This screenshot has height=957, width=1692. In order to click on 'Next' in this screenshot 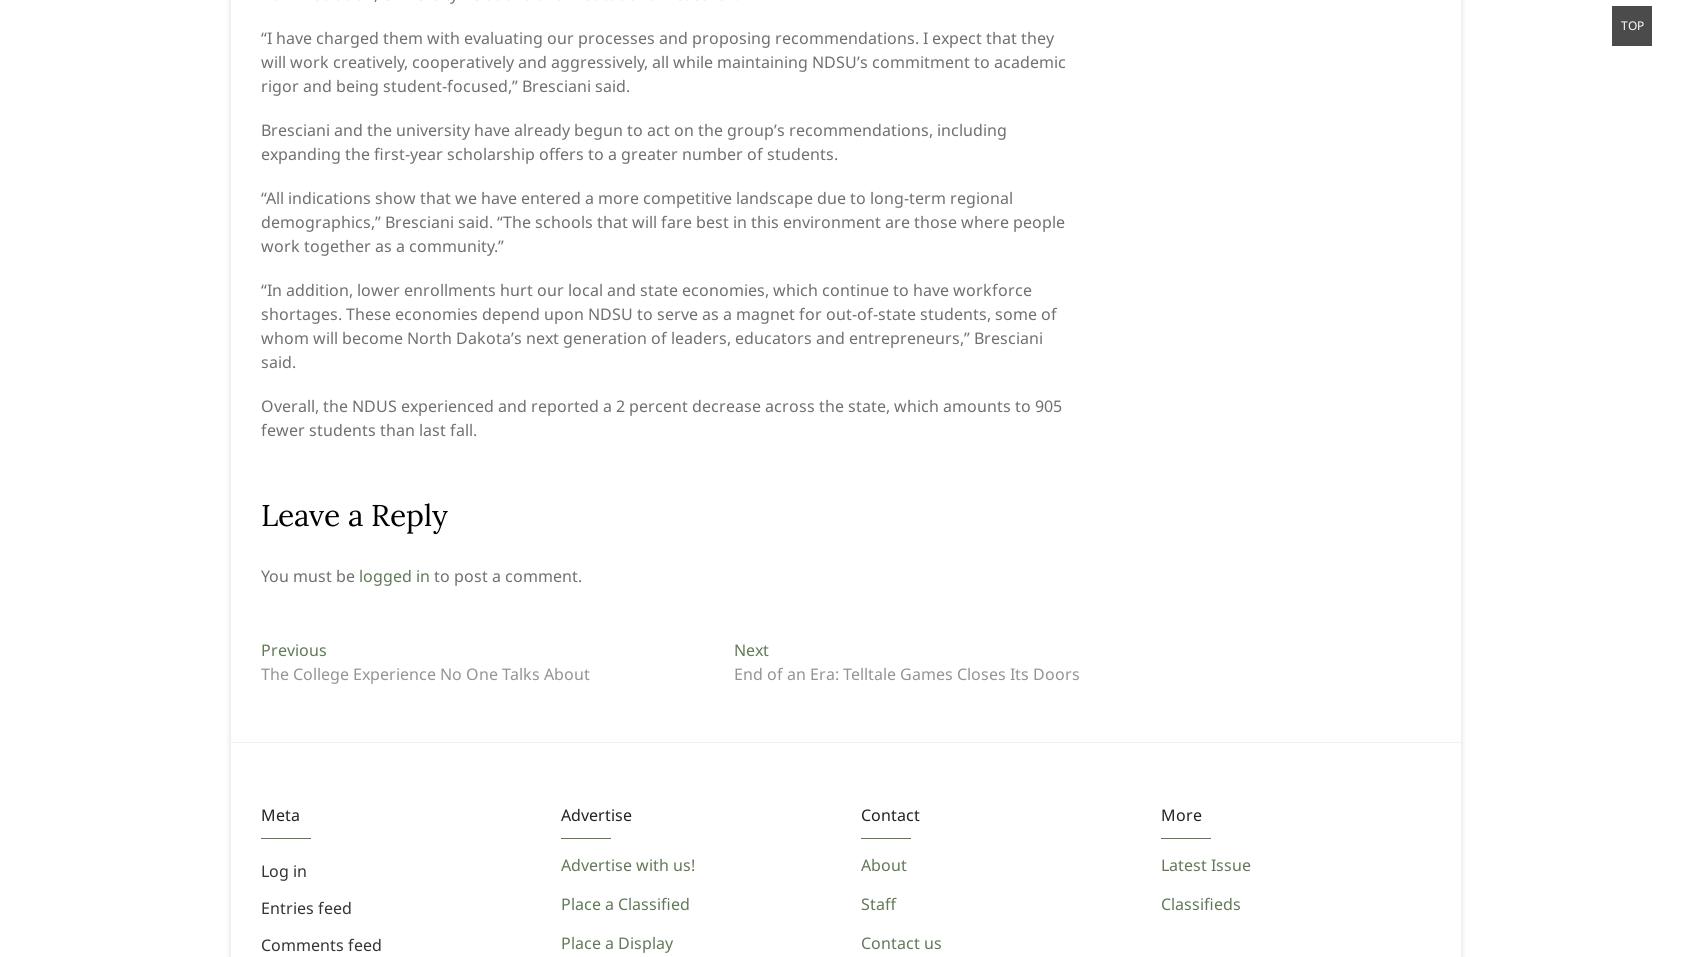, I will do `click(750, 648)`.